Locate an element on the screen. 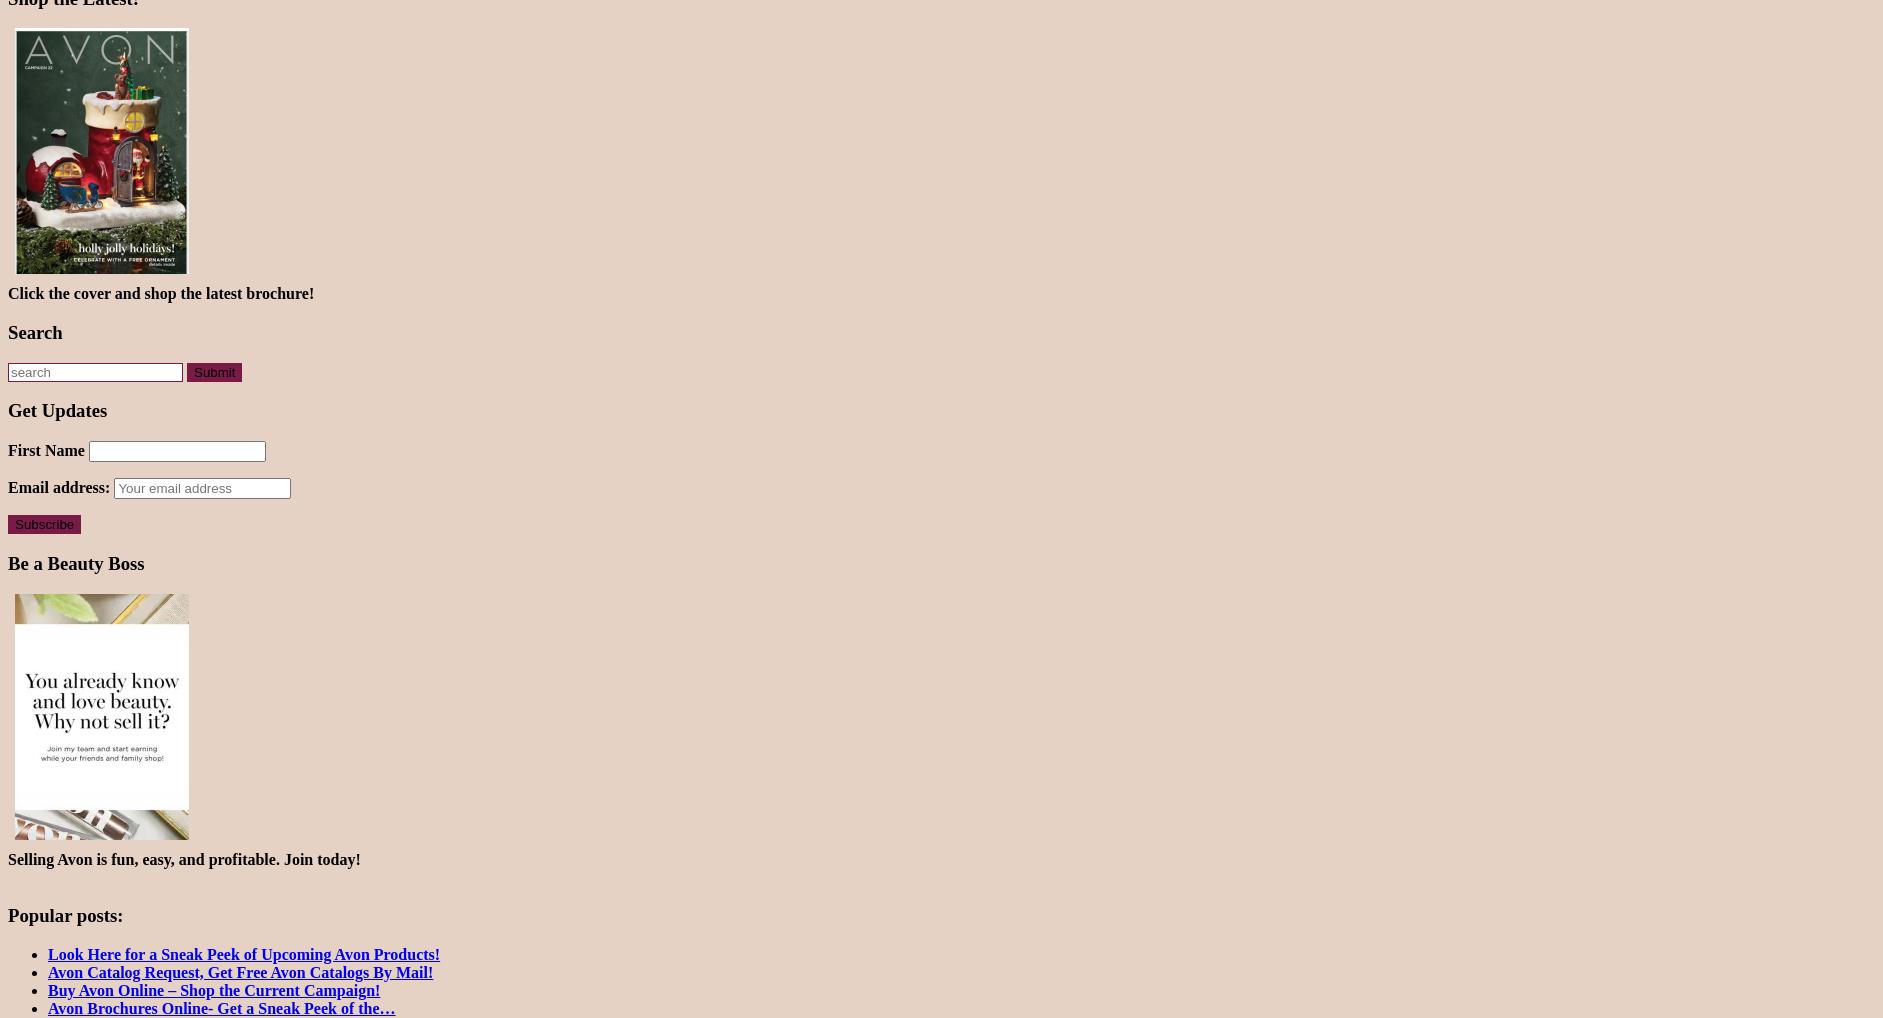 Image resolution: width=1883 pixels, height=1018 pixels. 'Look Here for a Sneak Peek of Upcoming Avon Products!' is located at coordinates (244, 953).